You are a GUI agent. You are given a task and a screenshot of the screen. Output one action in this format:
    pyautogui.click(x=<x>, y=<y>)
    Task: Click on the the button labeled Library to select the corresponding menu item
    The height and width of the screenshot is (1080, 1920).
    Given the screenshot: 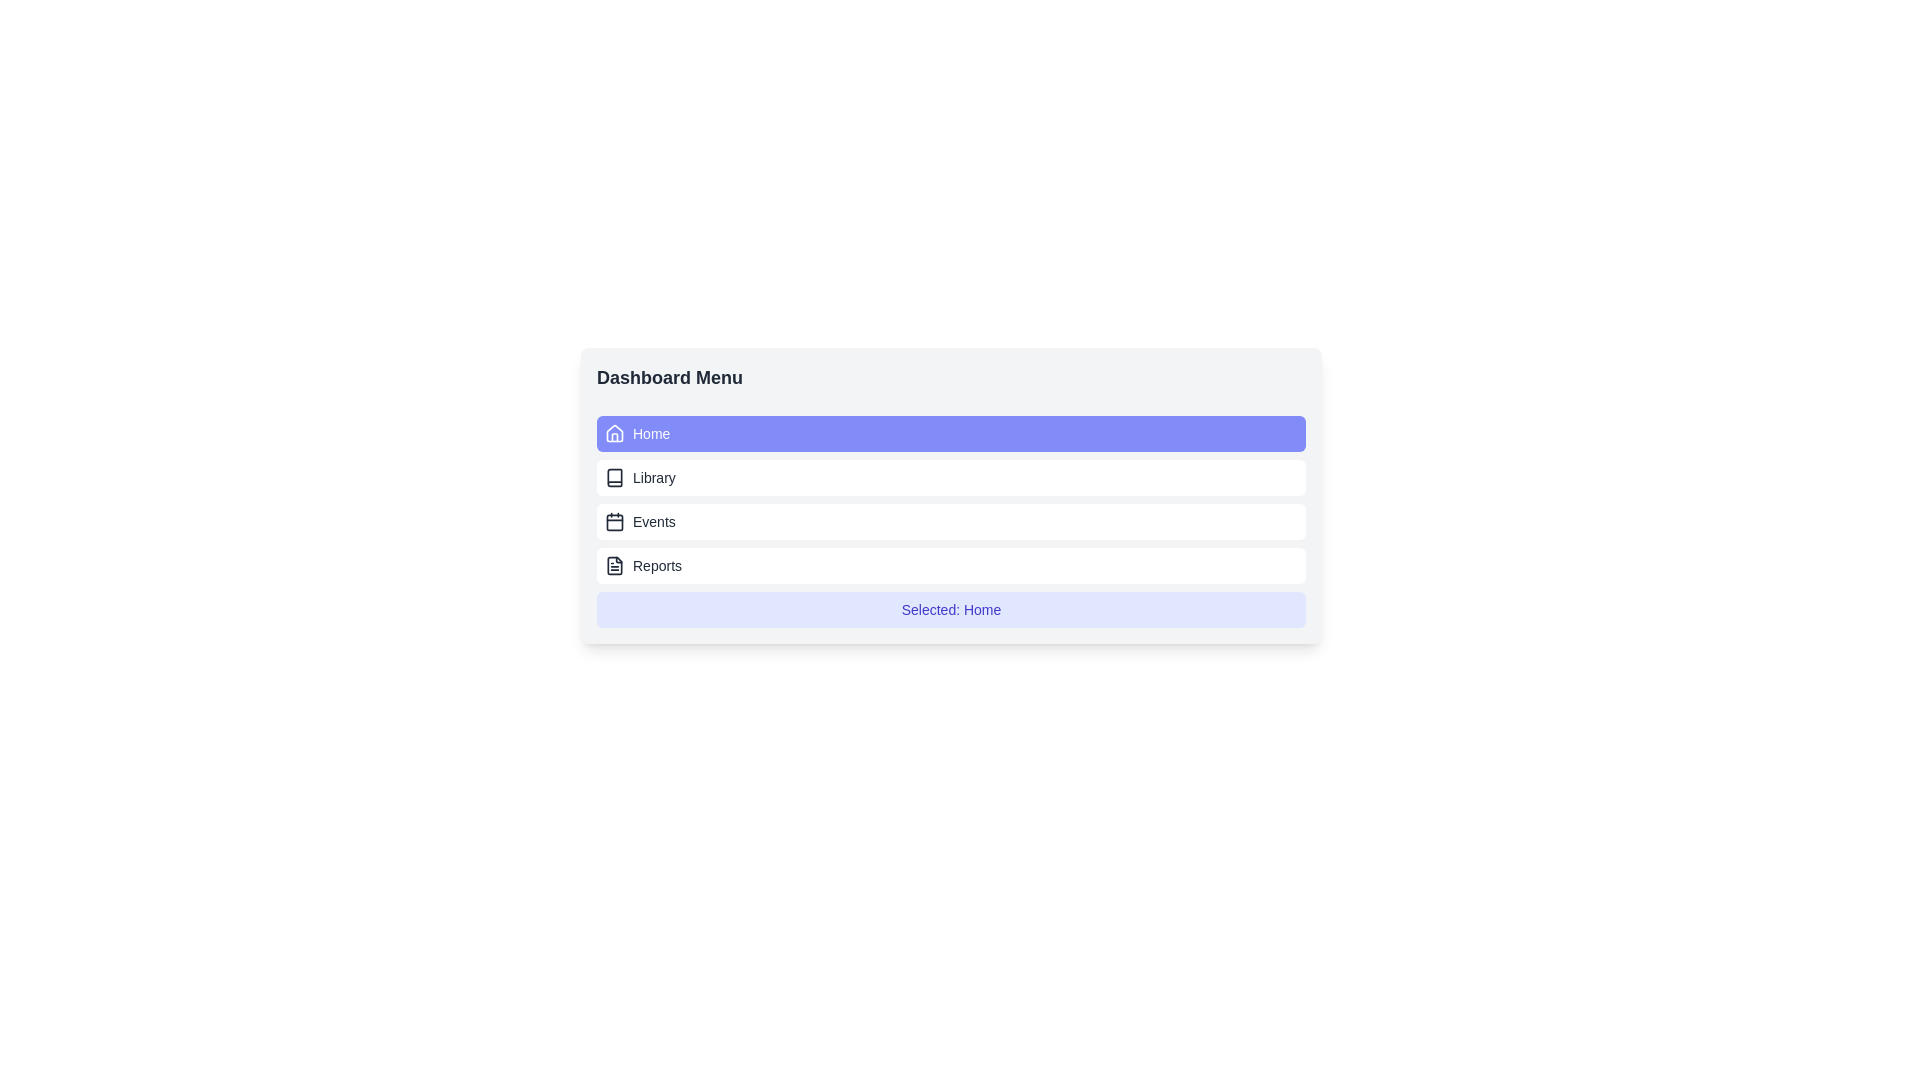 What is the action you would take?
    pyautogui.click(x=950, y=478)
    